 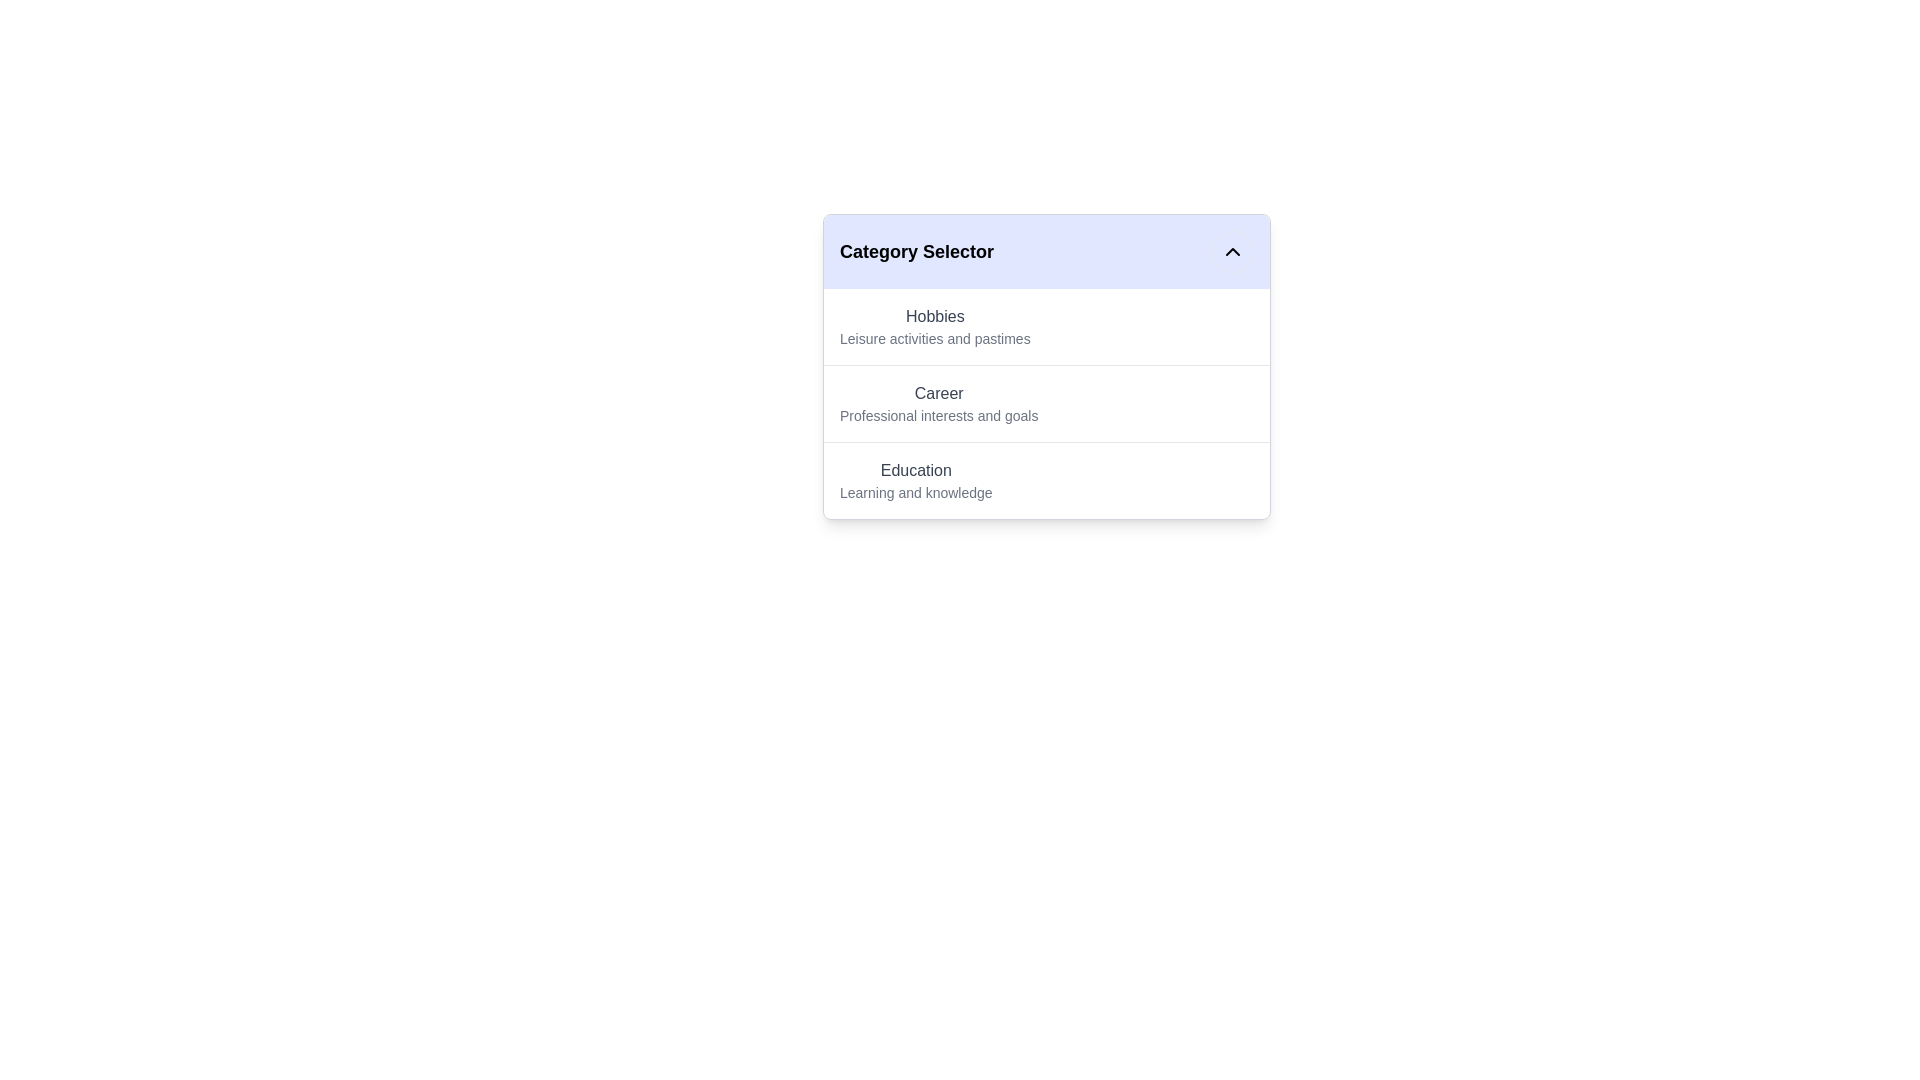 What do you see at coordinates (915, 470) in the screenshot?
I see `the 'Education' text label, which is located in the third row of the category selector dropdown and appears above the description 'Learning and knowledge'` at bounding box center [915, 470].